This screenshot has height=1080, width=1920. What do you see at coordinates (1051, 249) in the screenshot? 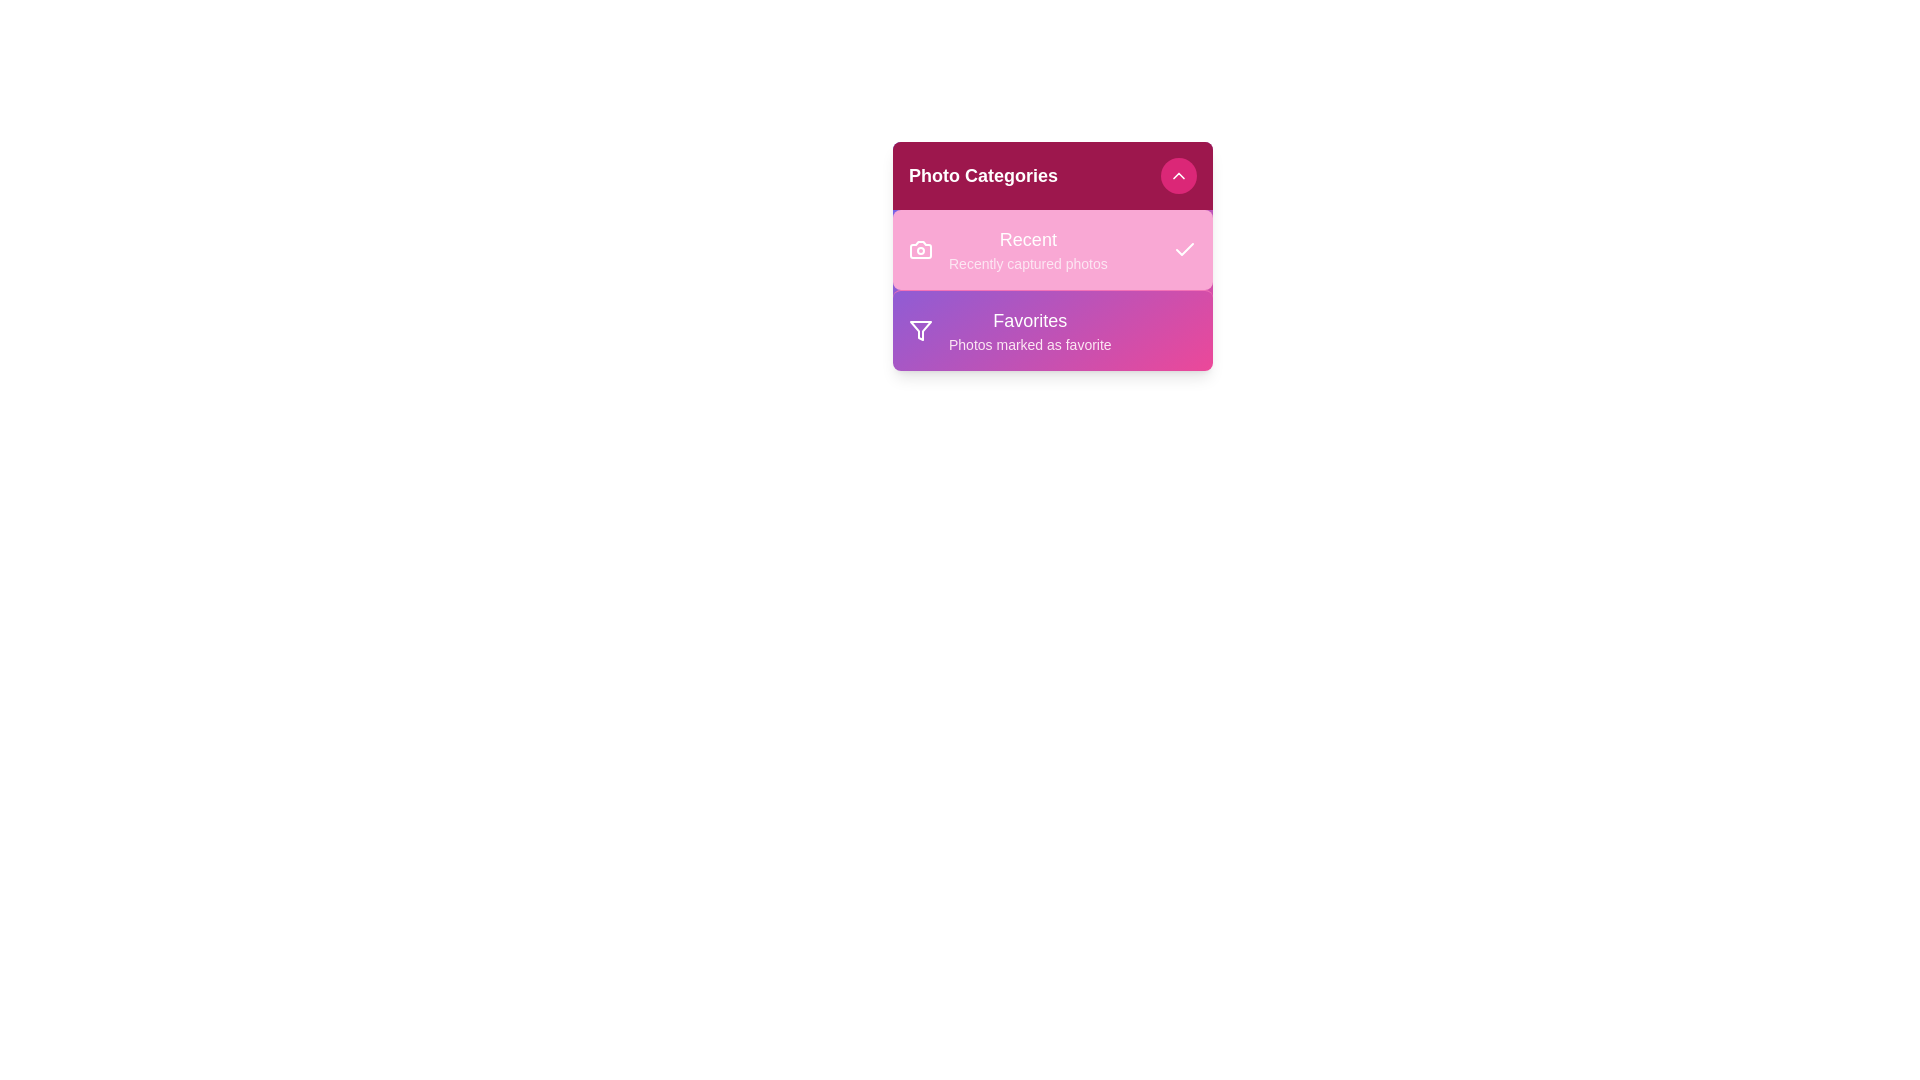
I see `the category Recent from the list` at bounding box center [1051, 249].